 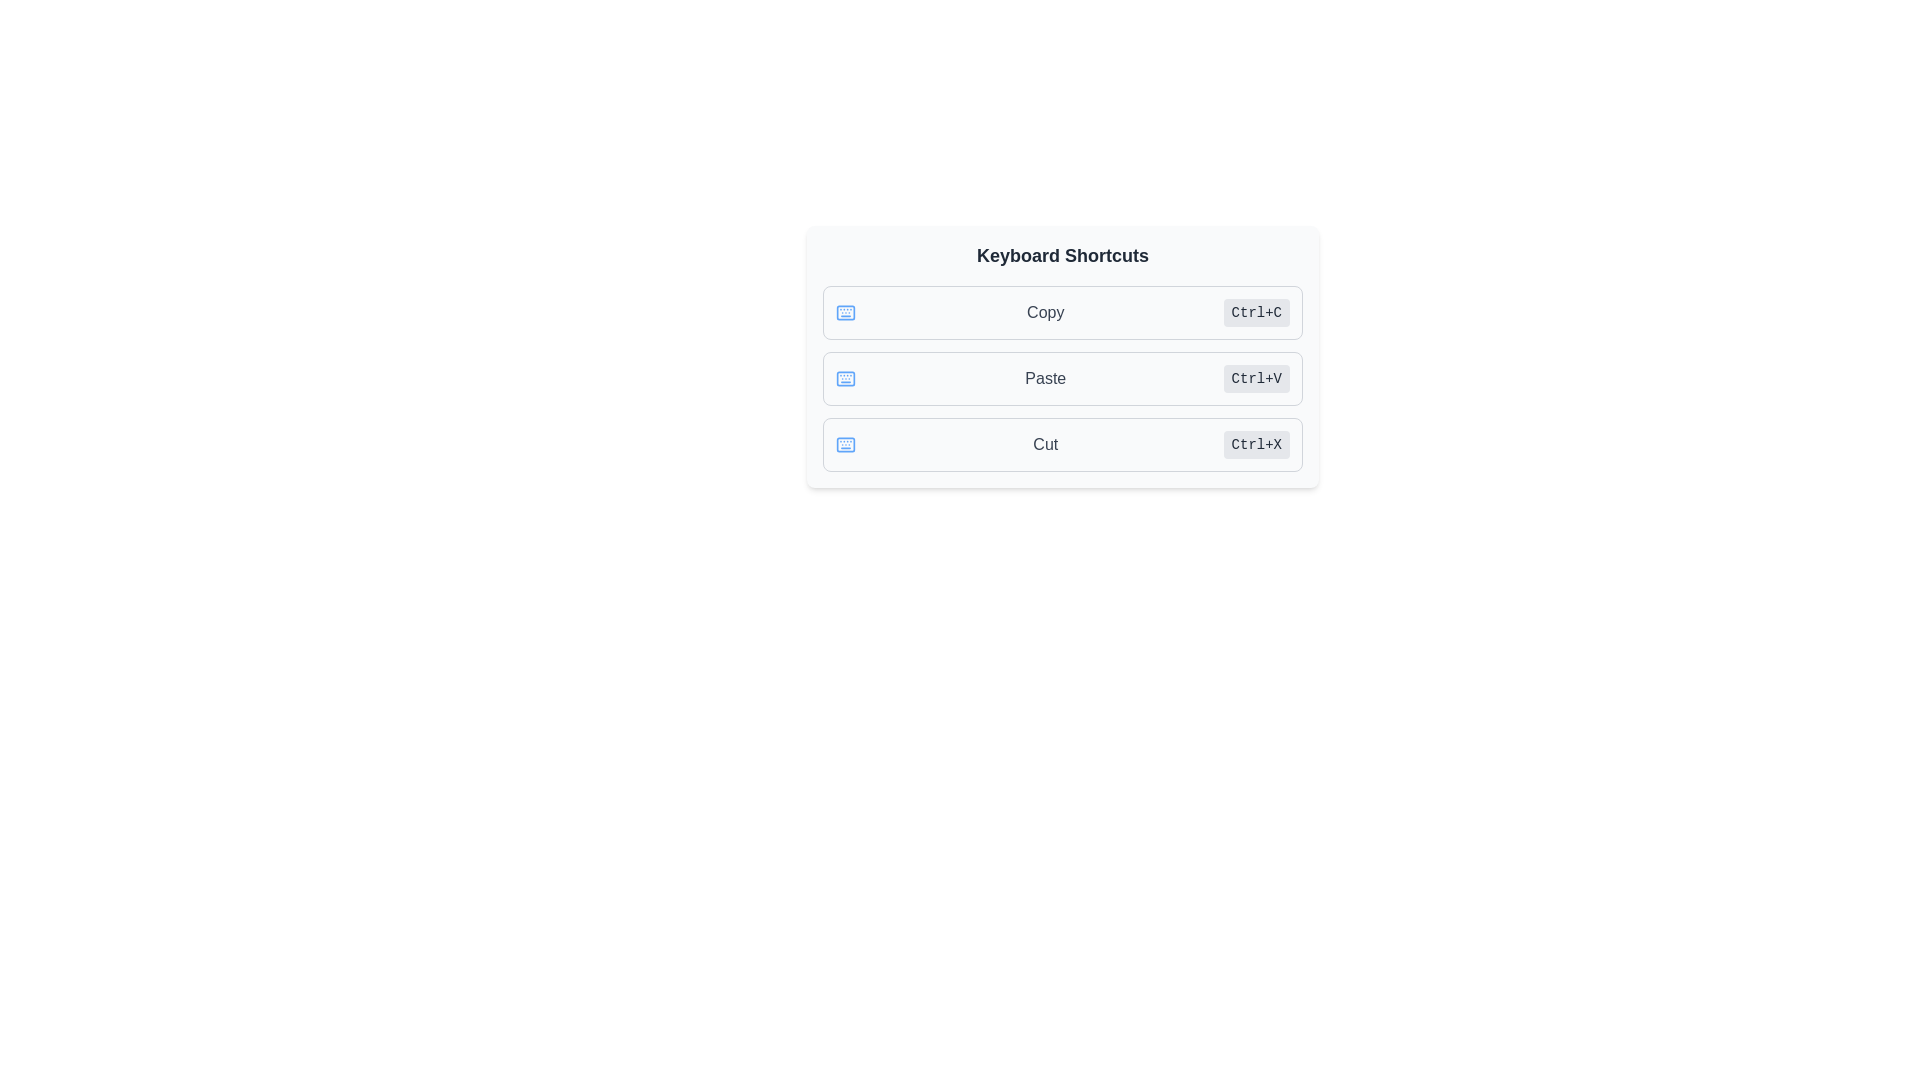 I want to click on the text label indicating the keyboard shortcut 'Ctrl+V' located in the 'Paste' row of the keyboard shortcuts table, so click(x=1255, y=378).